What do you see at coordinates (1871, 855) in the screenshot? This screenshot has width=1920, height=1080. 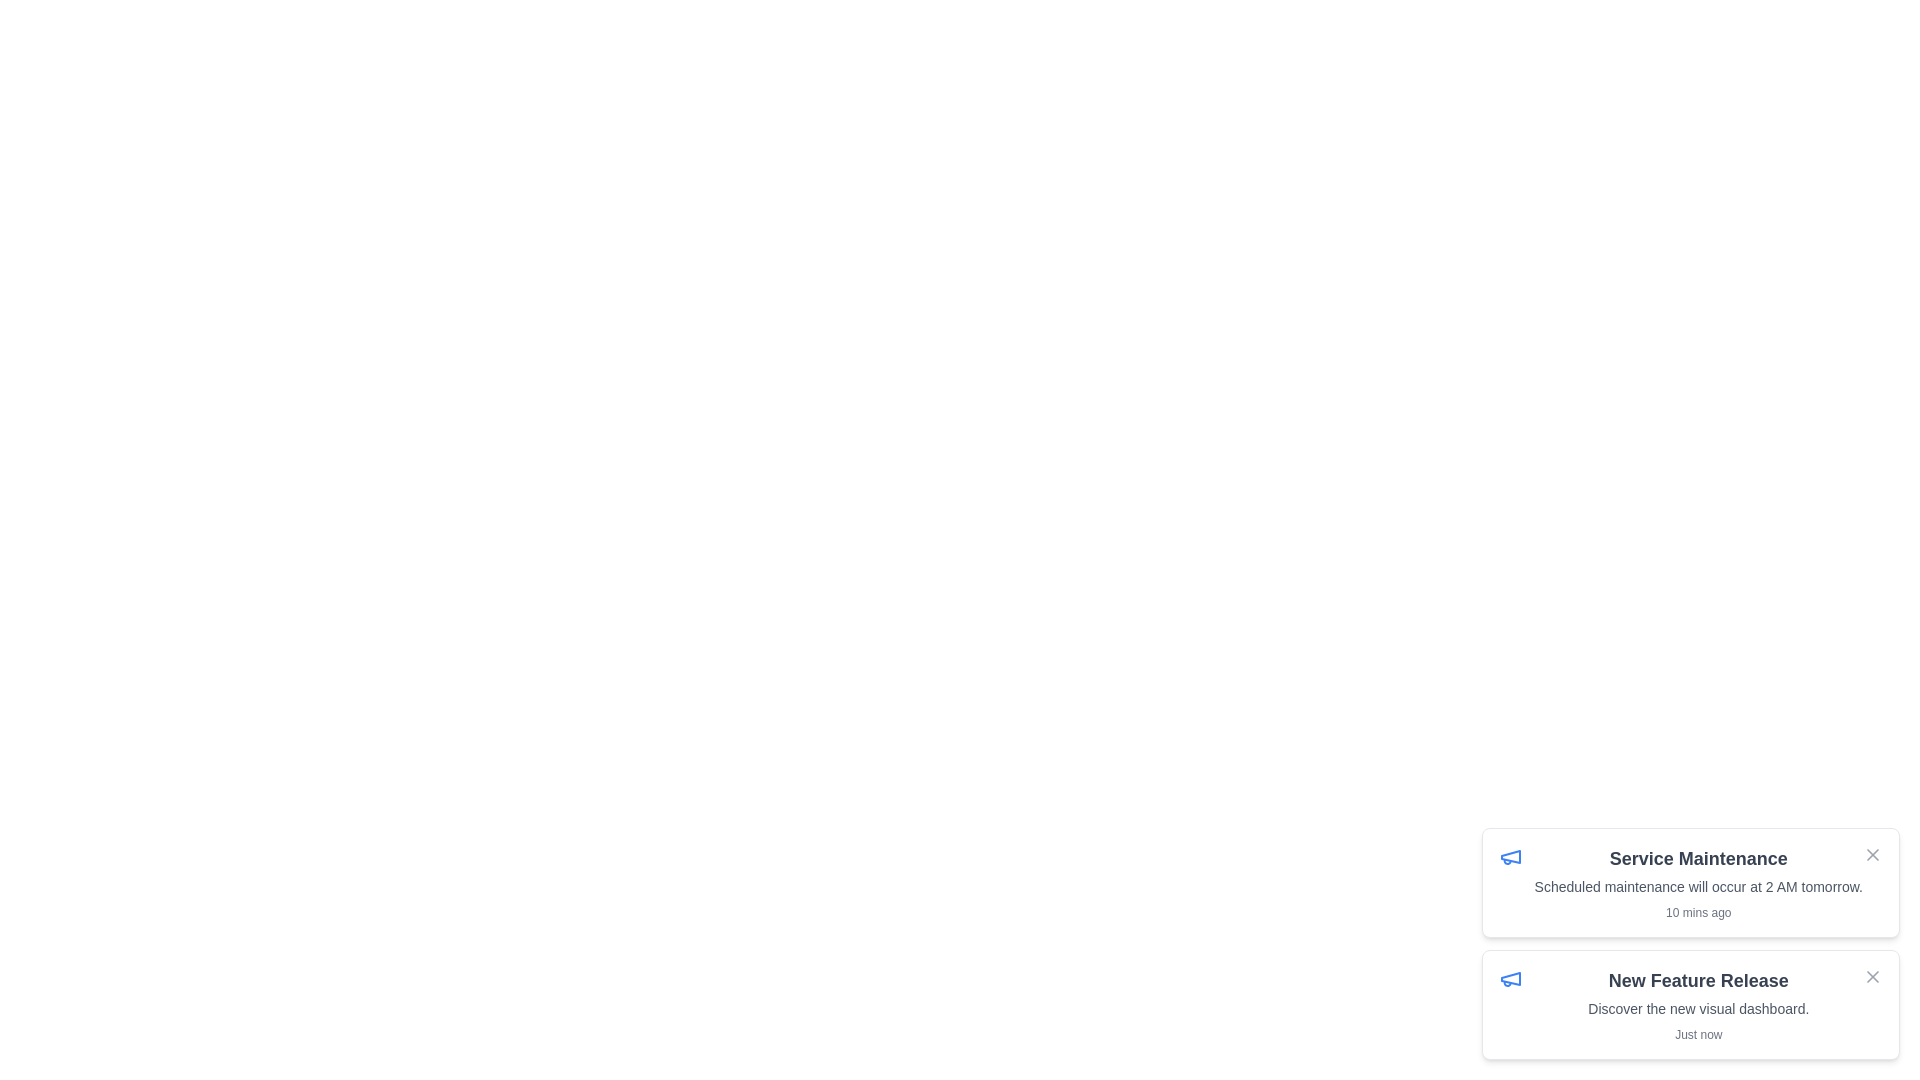 I see `the close button of the message with title Service Maintenance` at bounding box center [1871, 855].